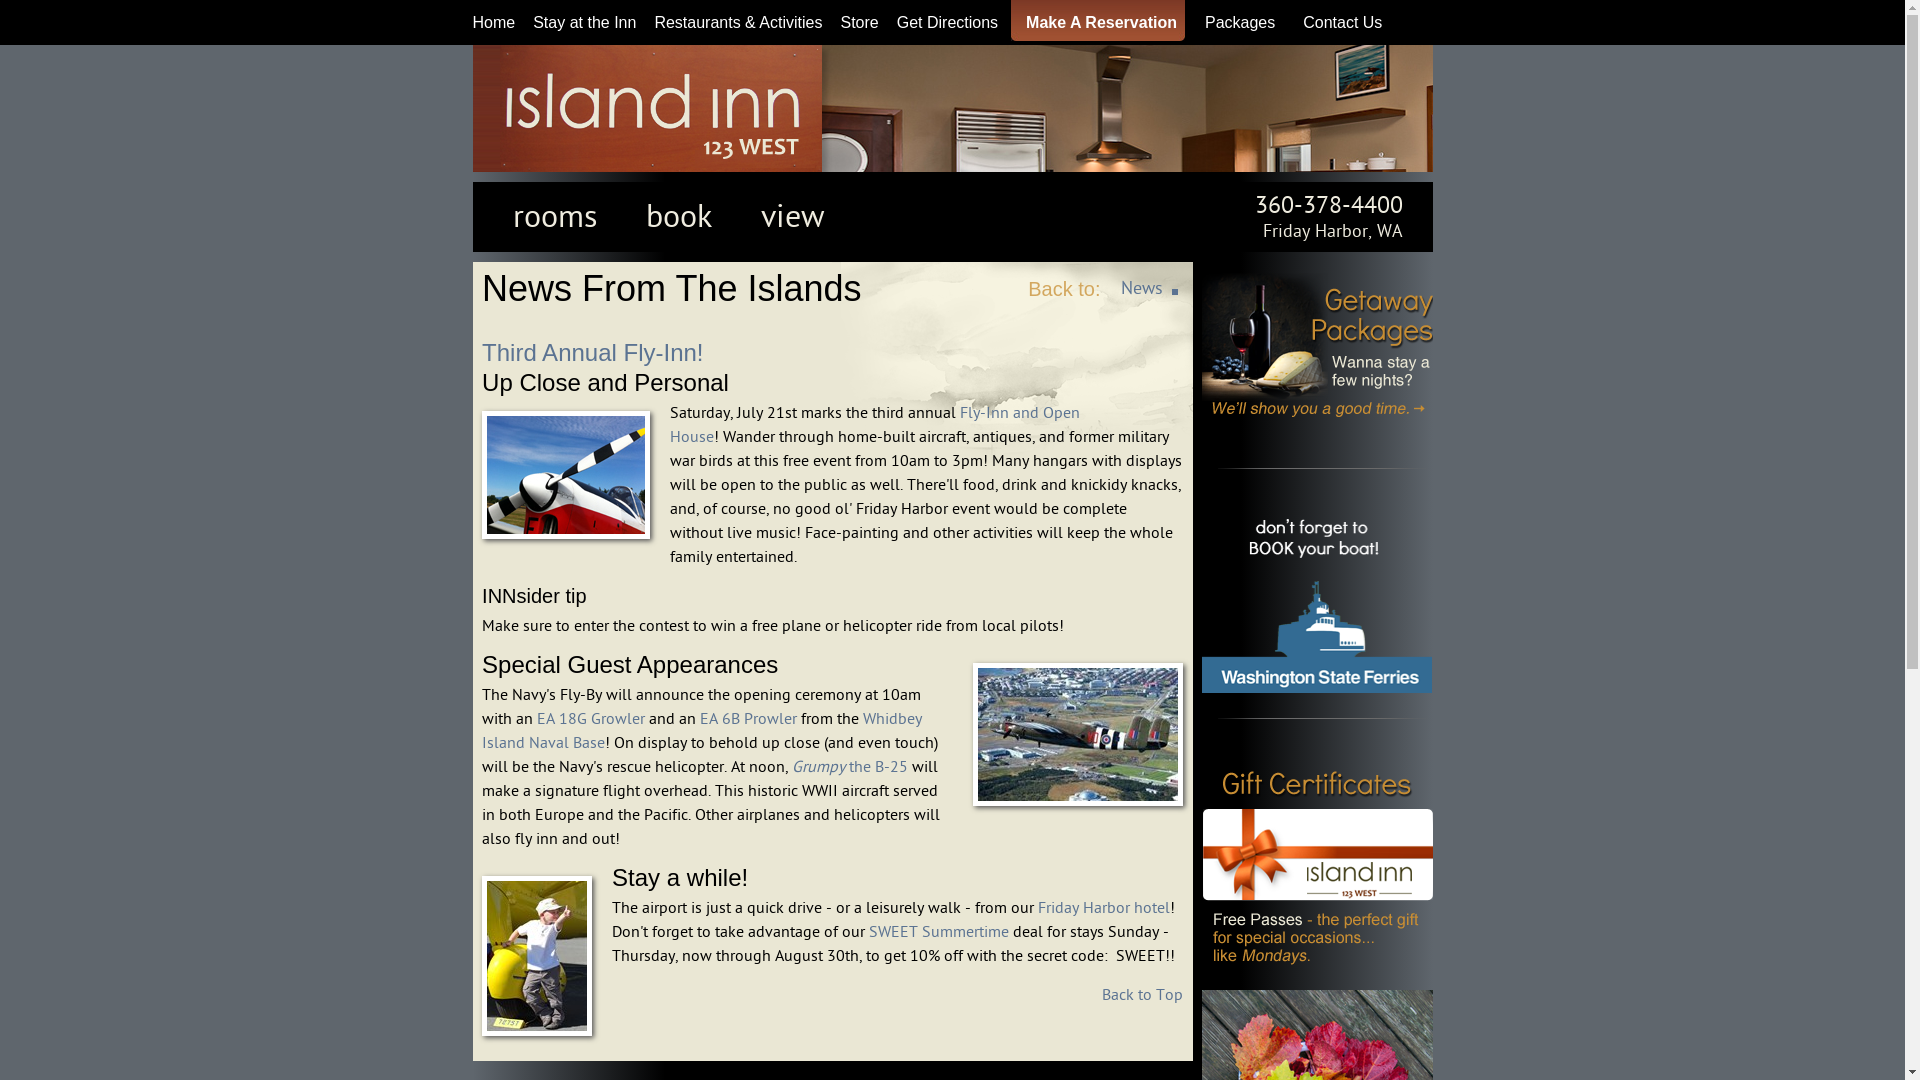 This screenshot has width=1920, height=1080. What do you see at coordinates (849, 766) in the screenshot?
I see `'Grumpy the B-25'` at bounding box center [849, 766].